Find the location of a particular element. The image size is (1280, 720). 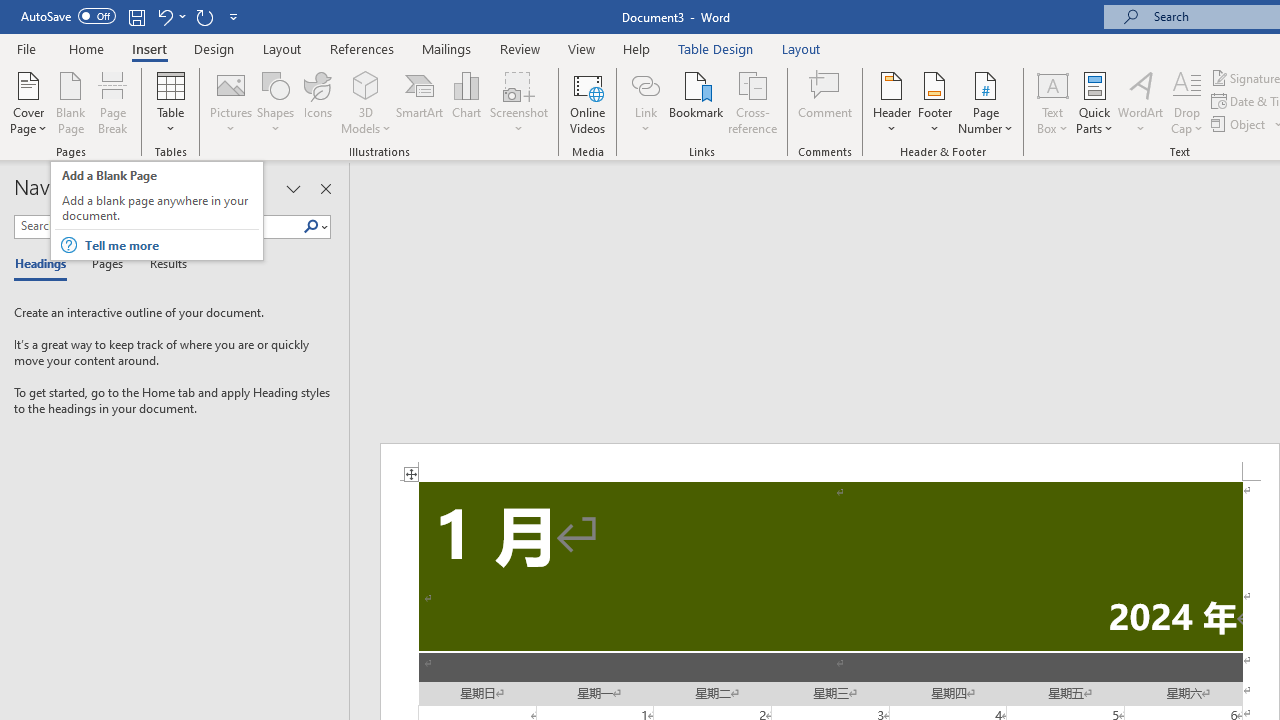

'Page Break' is located at coordinates (112, 103).